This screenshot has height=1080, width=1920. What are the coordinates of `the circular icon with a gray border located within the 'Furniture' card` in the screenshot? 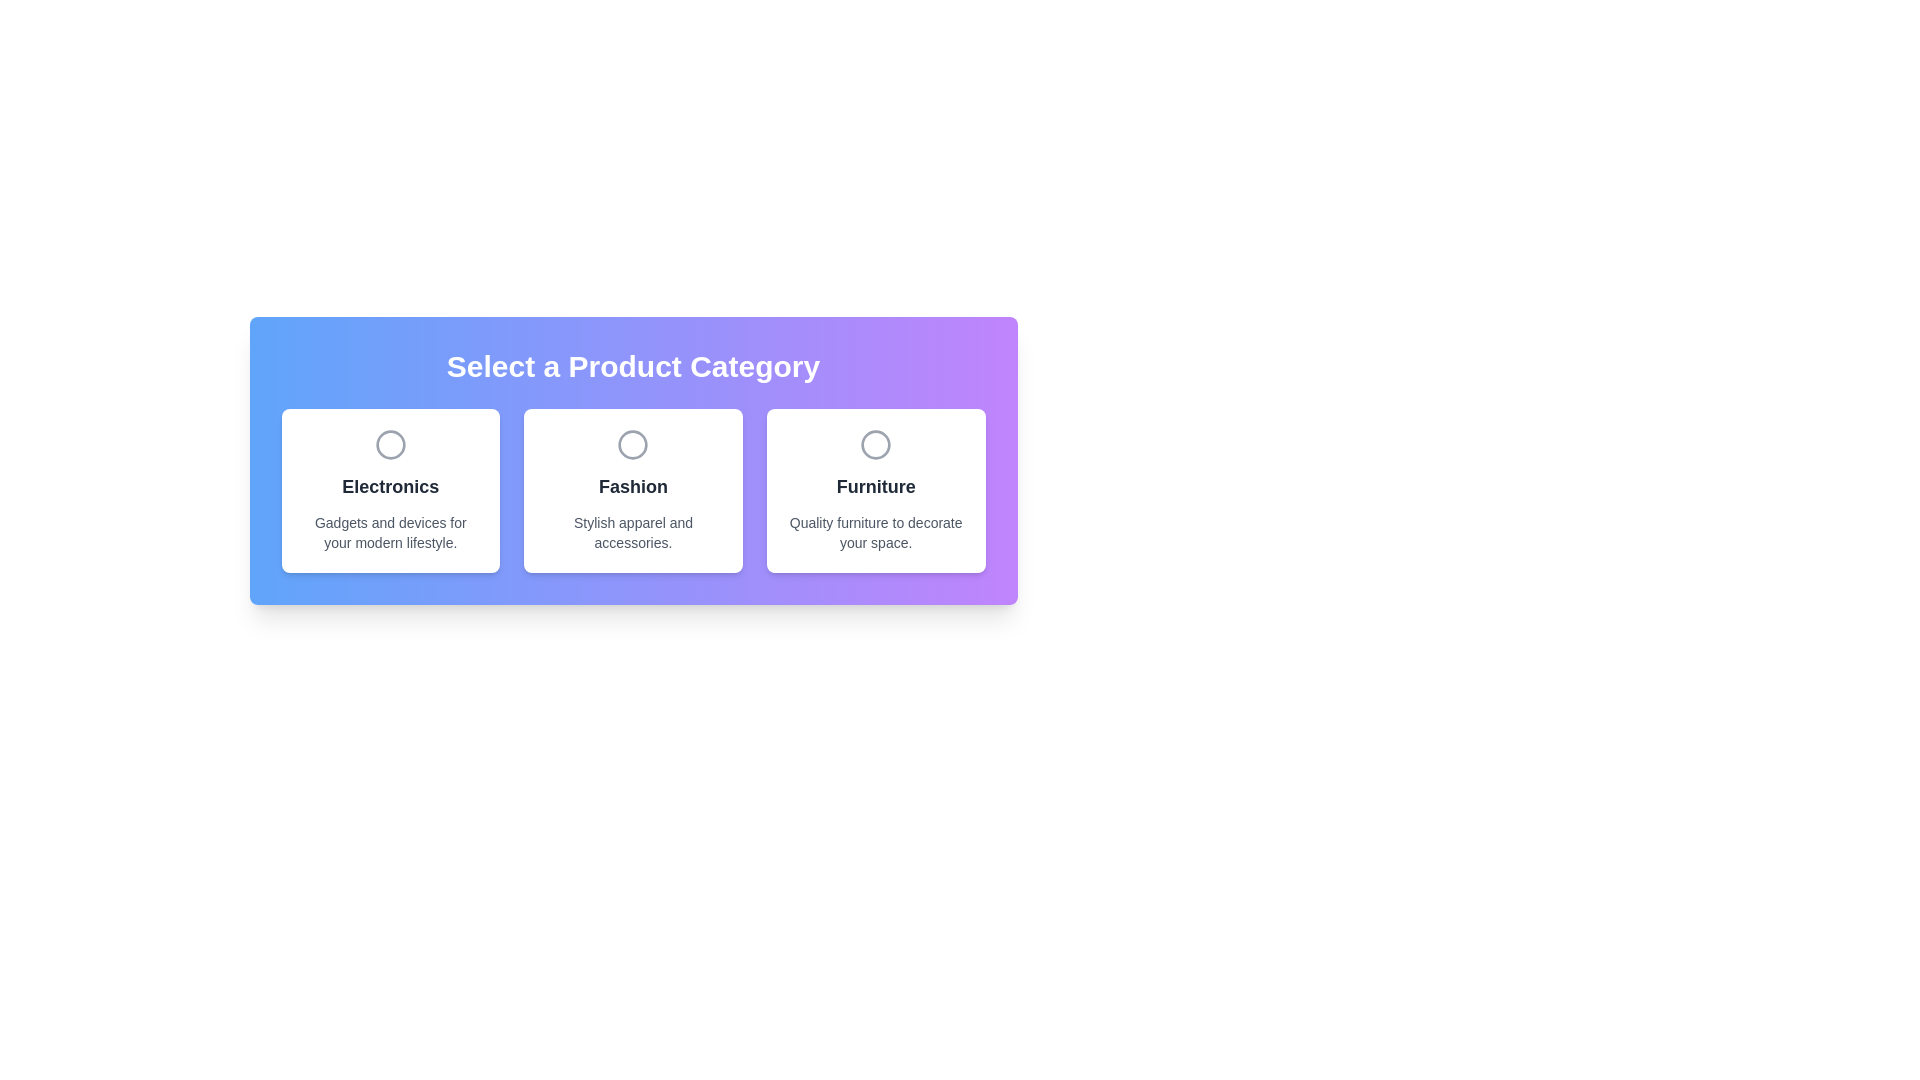 It's located at (875, 443).